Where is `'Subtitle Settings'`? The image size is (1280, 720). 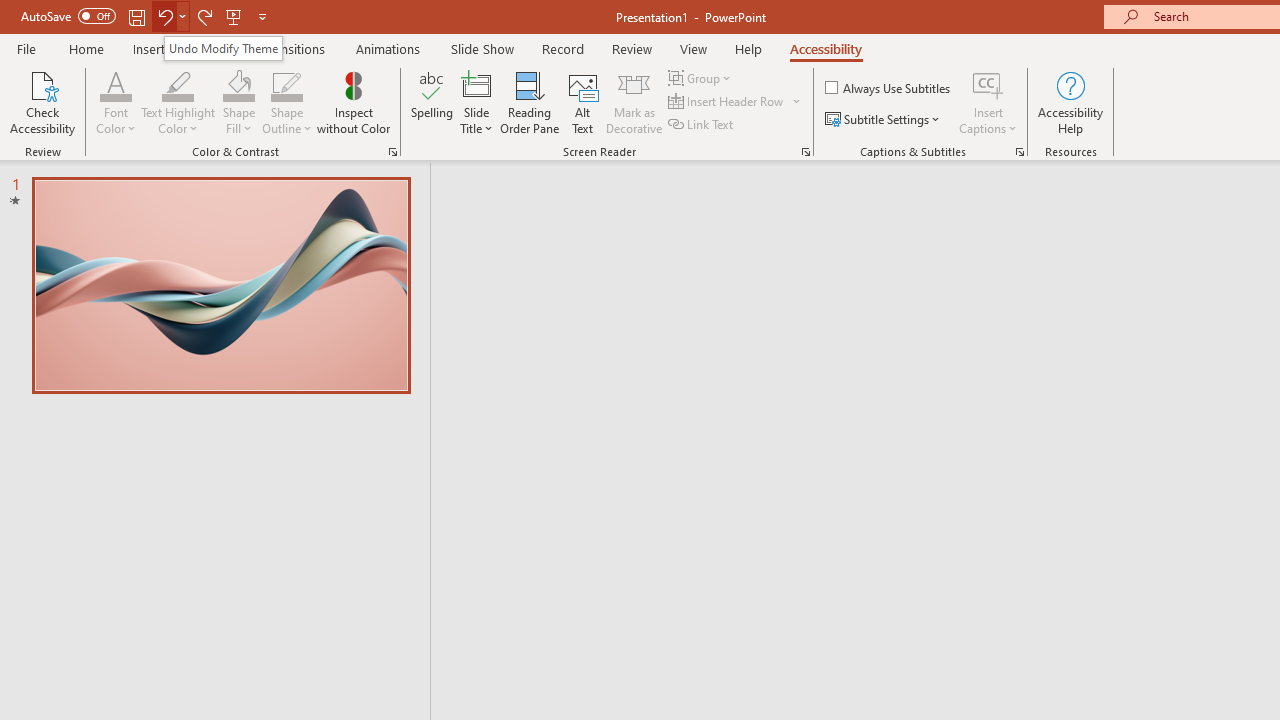 'Subtitle Settings' is located at coordinates (883, 119).